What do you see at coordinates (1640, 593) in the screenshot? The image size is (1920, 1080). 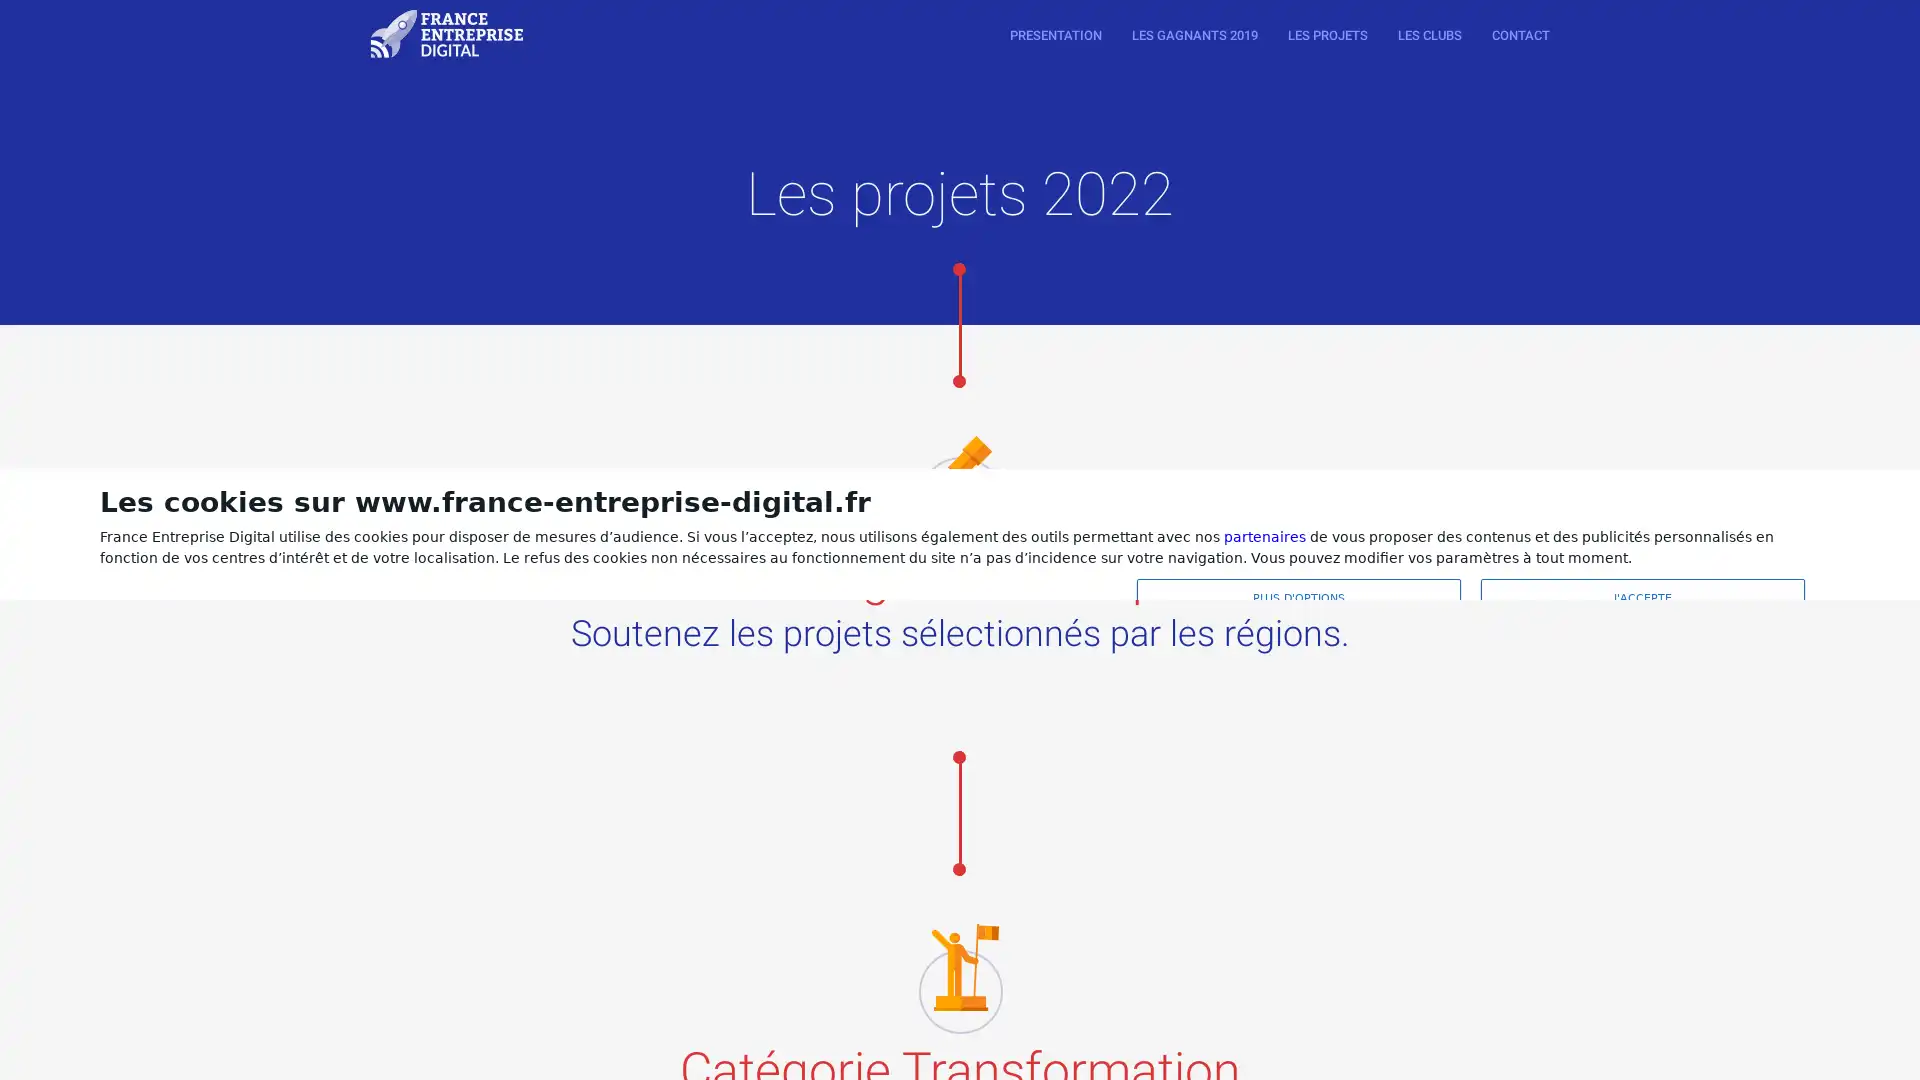 I see `J'ACCEPTE` at bounding box center [1640, 593].